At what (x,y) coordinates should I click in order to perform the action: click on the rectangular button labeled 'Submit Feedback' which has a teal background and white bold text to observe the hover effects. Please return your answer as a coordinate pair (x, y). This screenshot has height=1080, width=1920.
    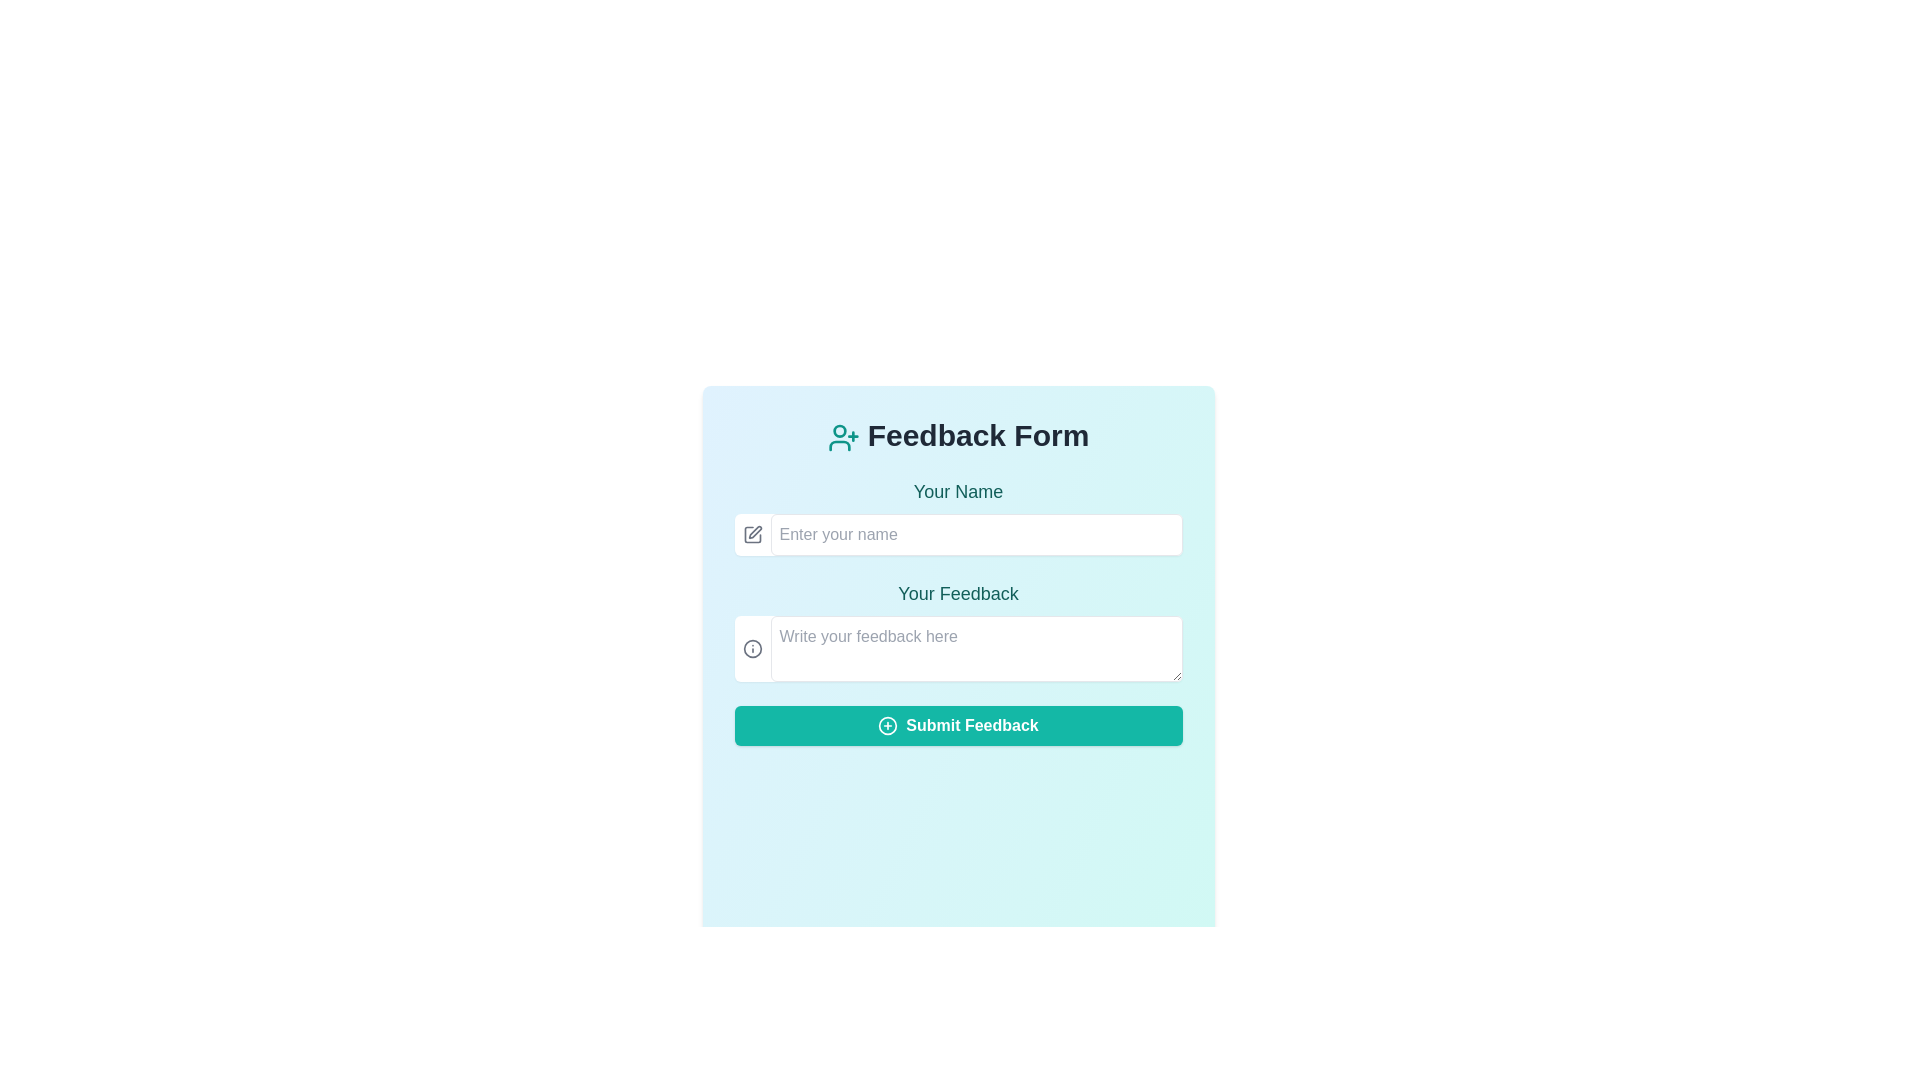
    Looking at the image, I should click on (957, 726).